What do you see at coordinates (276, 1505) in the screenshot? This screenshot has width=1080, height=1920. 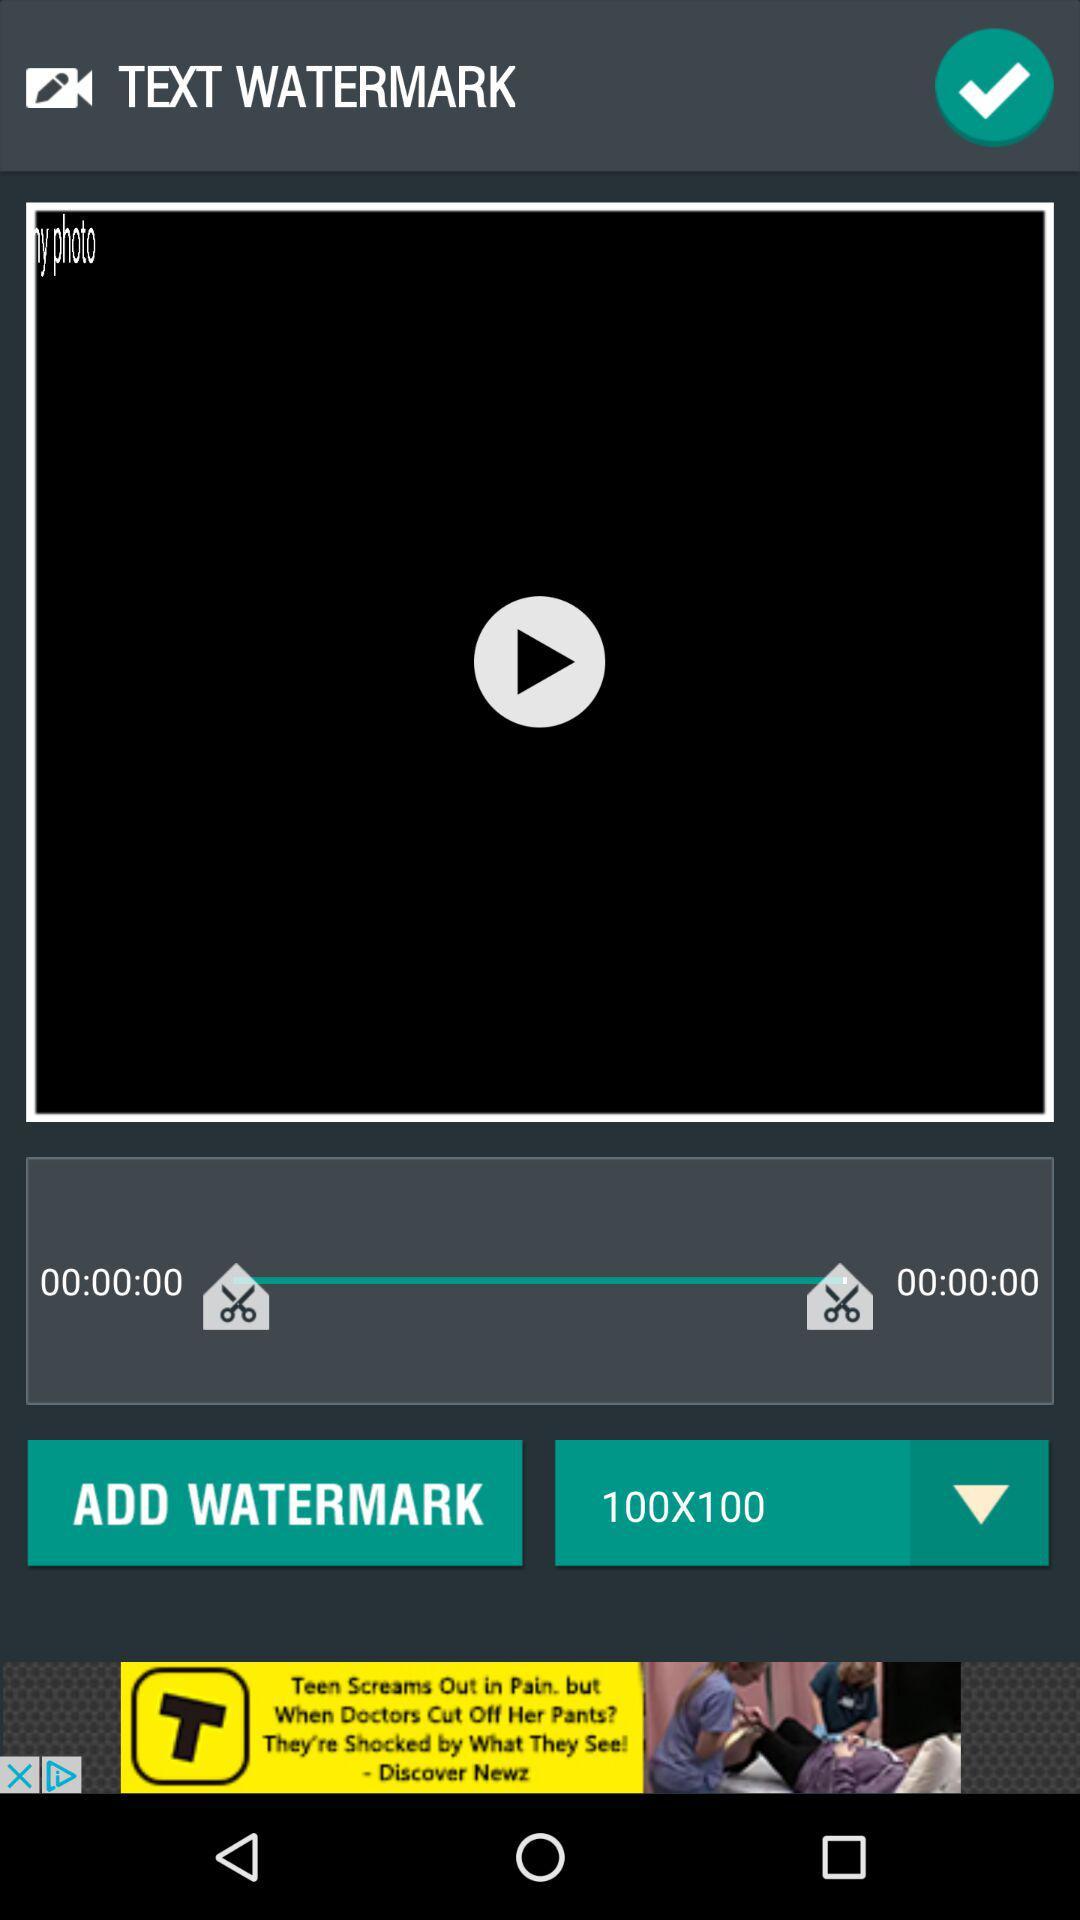 I see `watermark option` at bounding box center [276, 1505].